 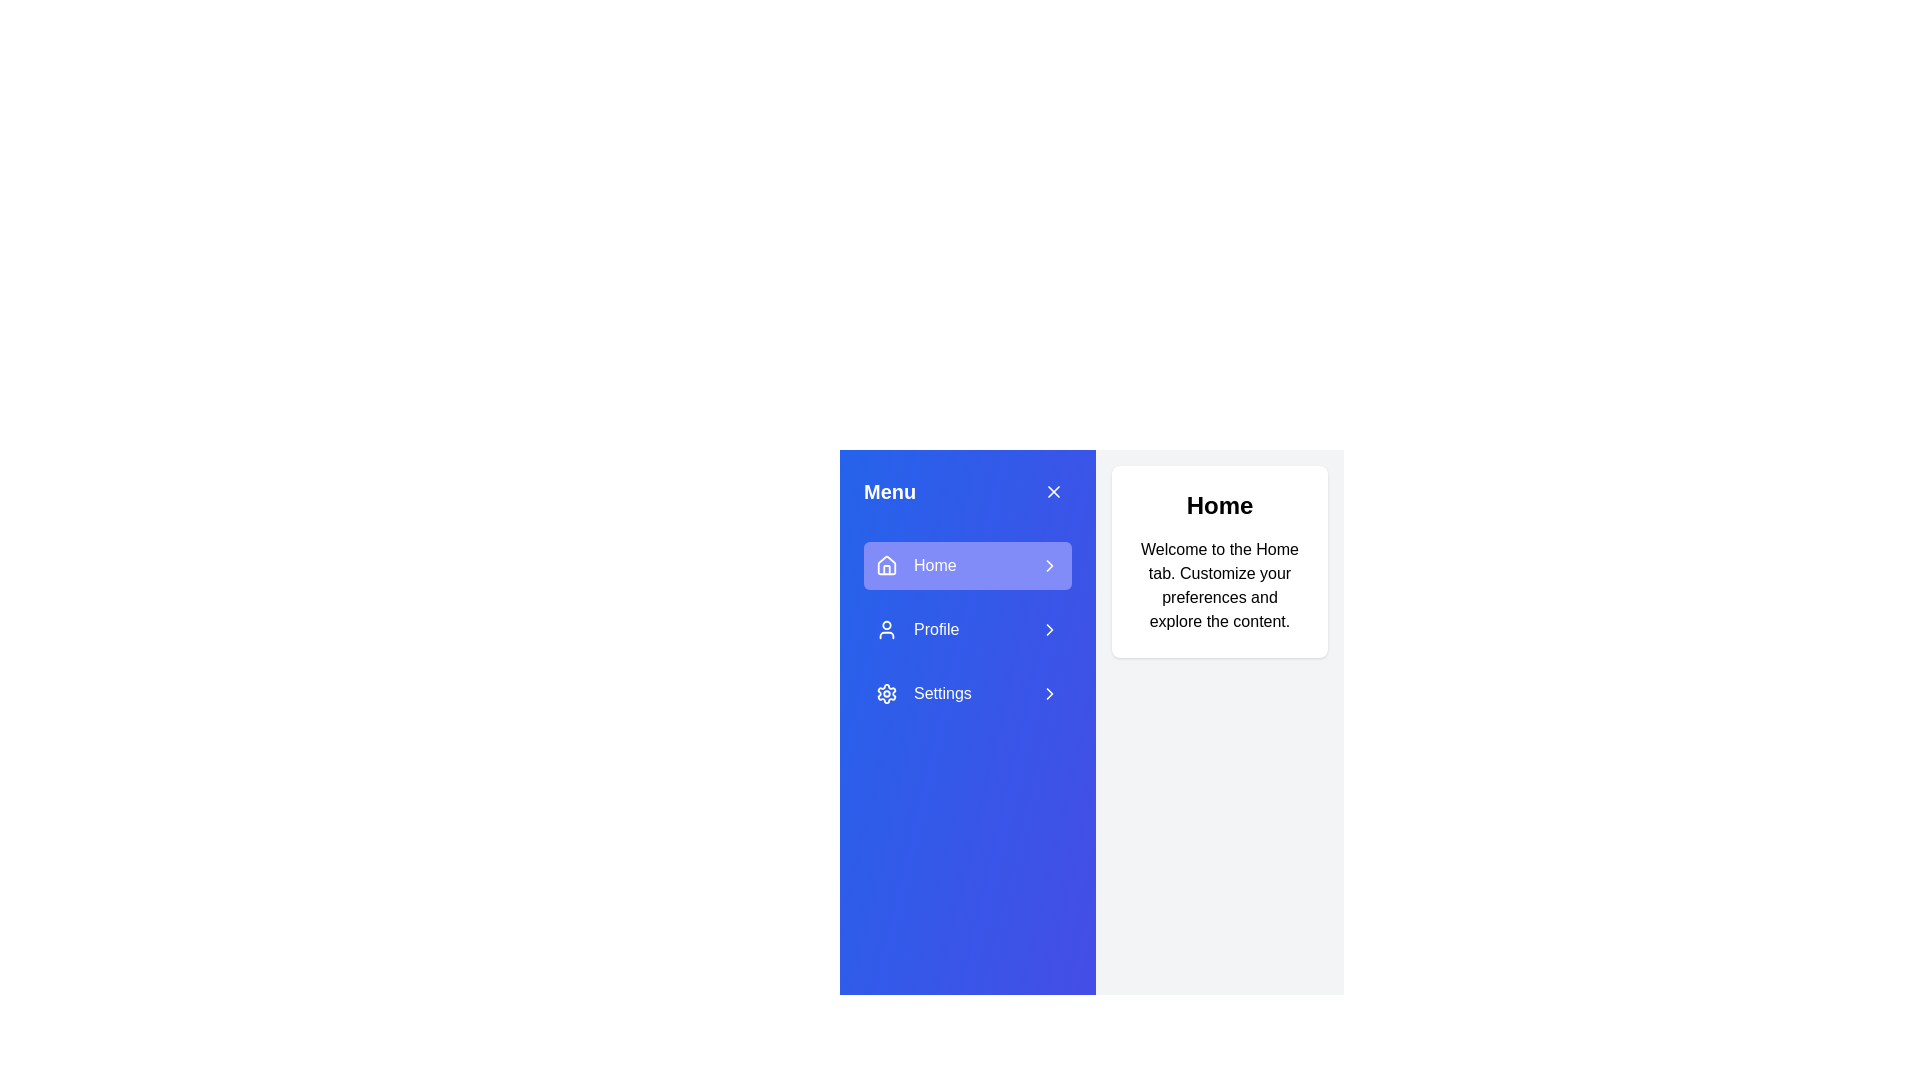 I want to click on the 'Home' text label element, which is part of a button-like structure in the navigation menu, to initiate navigation, so click(x=934, y=566).